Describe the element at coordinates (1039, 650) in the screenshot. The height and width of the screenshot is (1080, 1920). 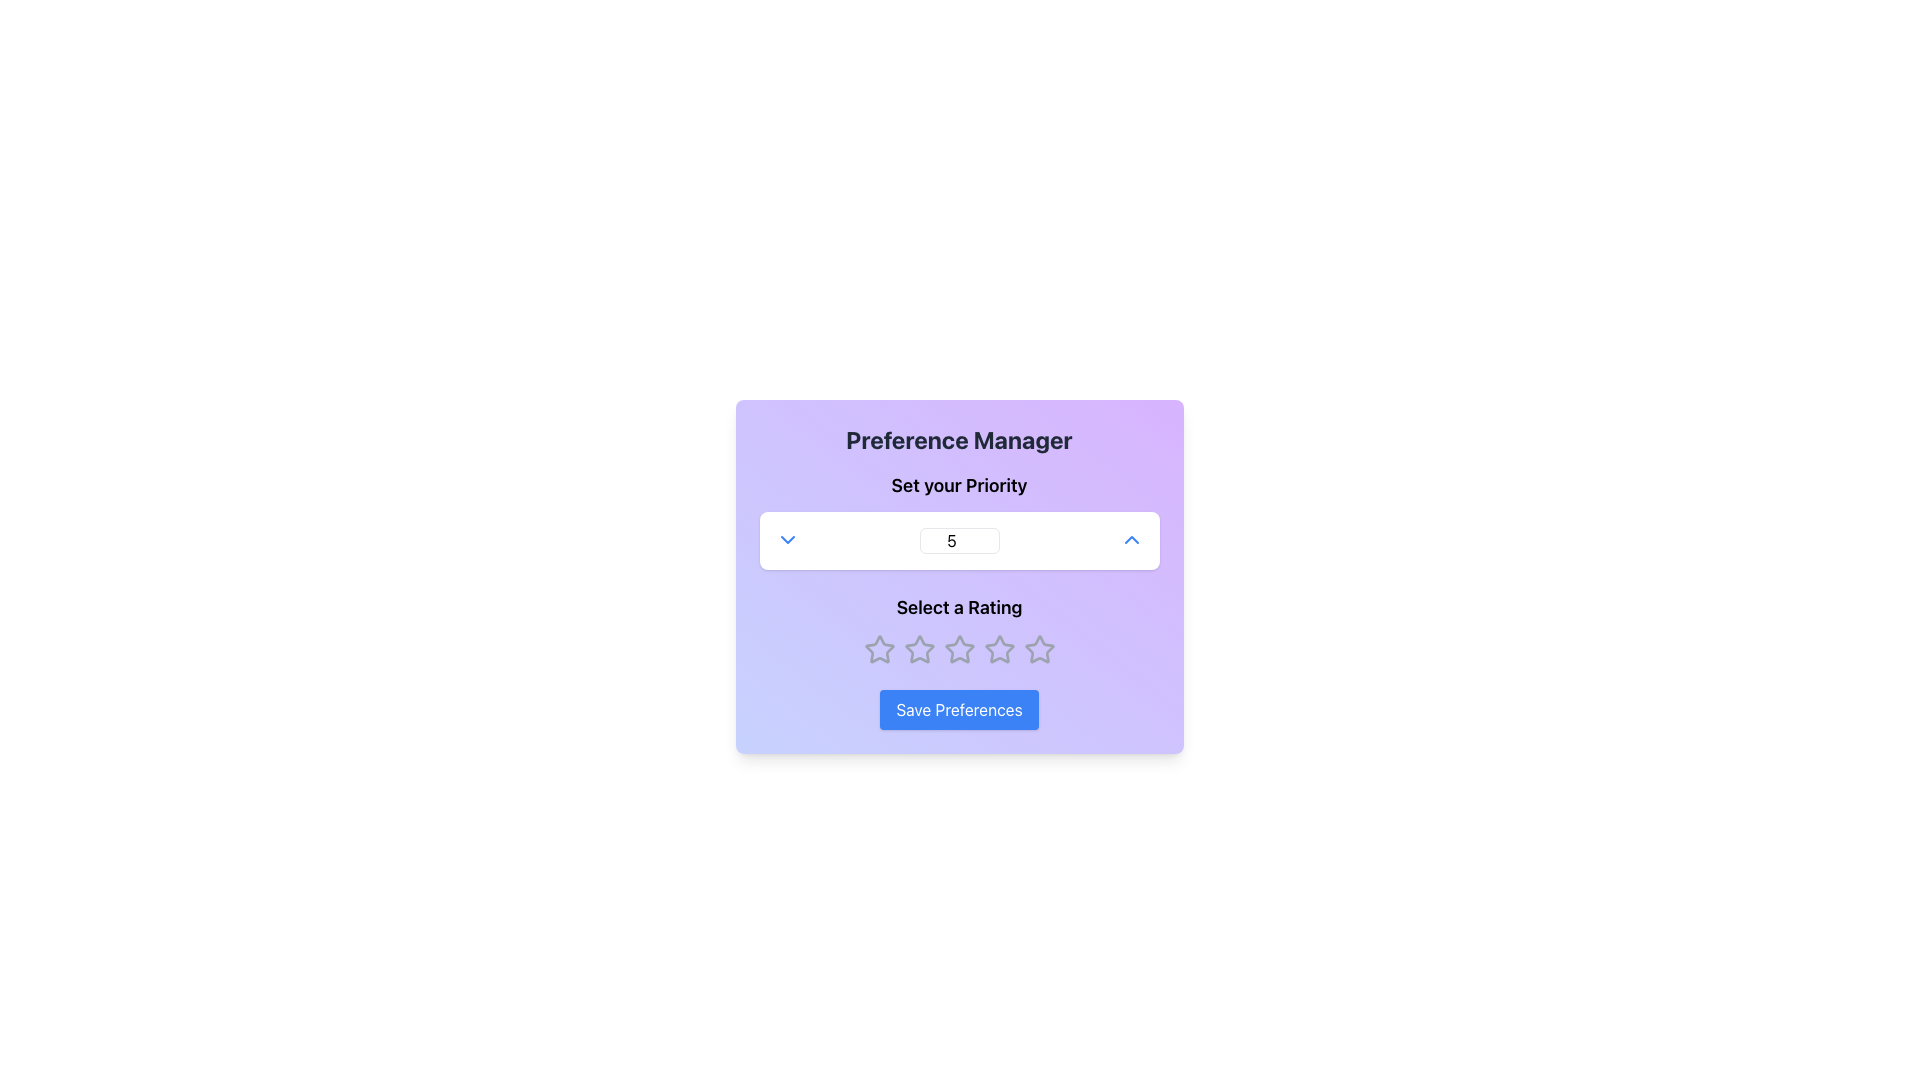
I see `the fifth star icon in the row of five stars under the 'Select a Rating' heading` at that location.